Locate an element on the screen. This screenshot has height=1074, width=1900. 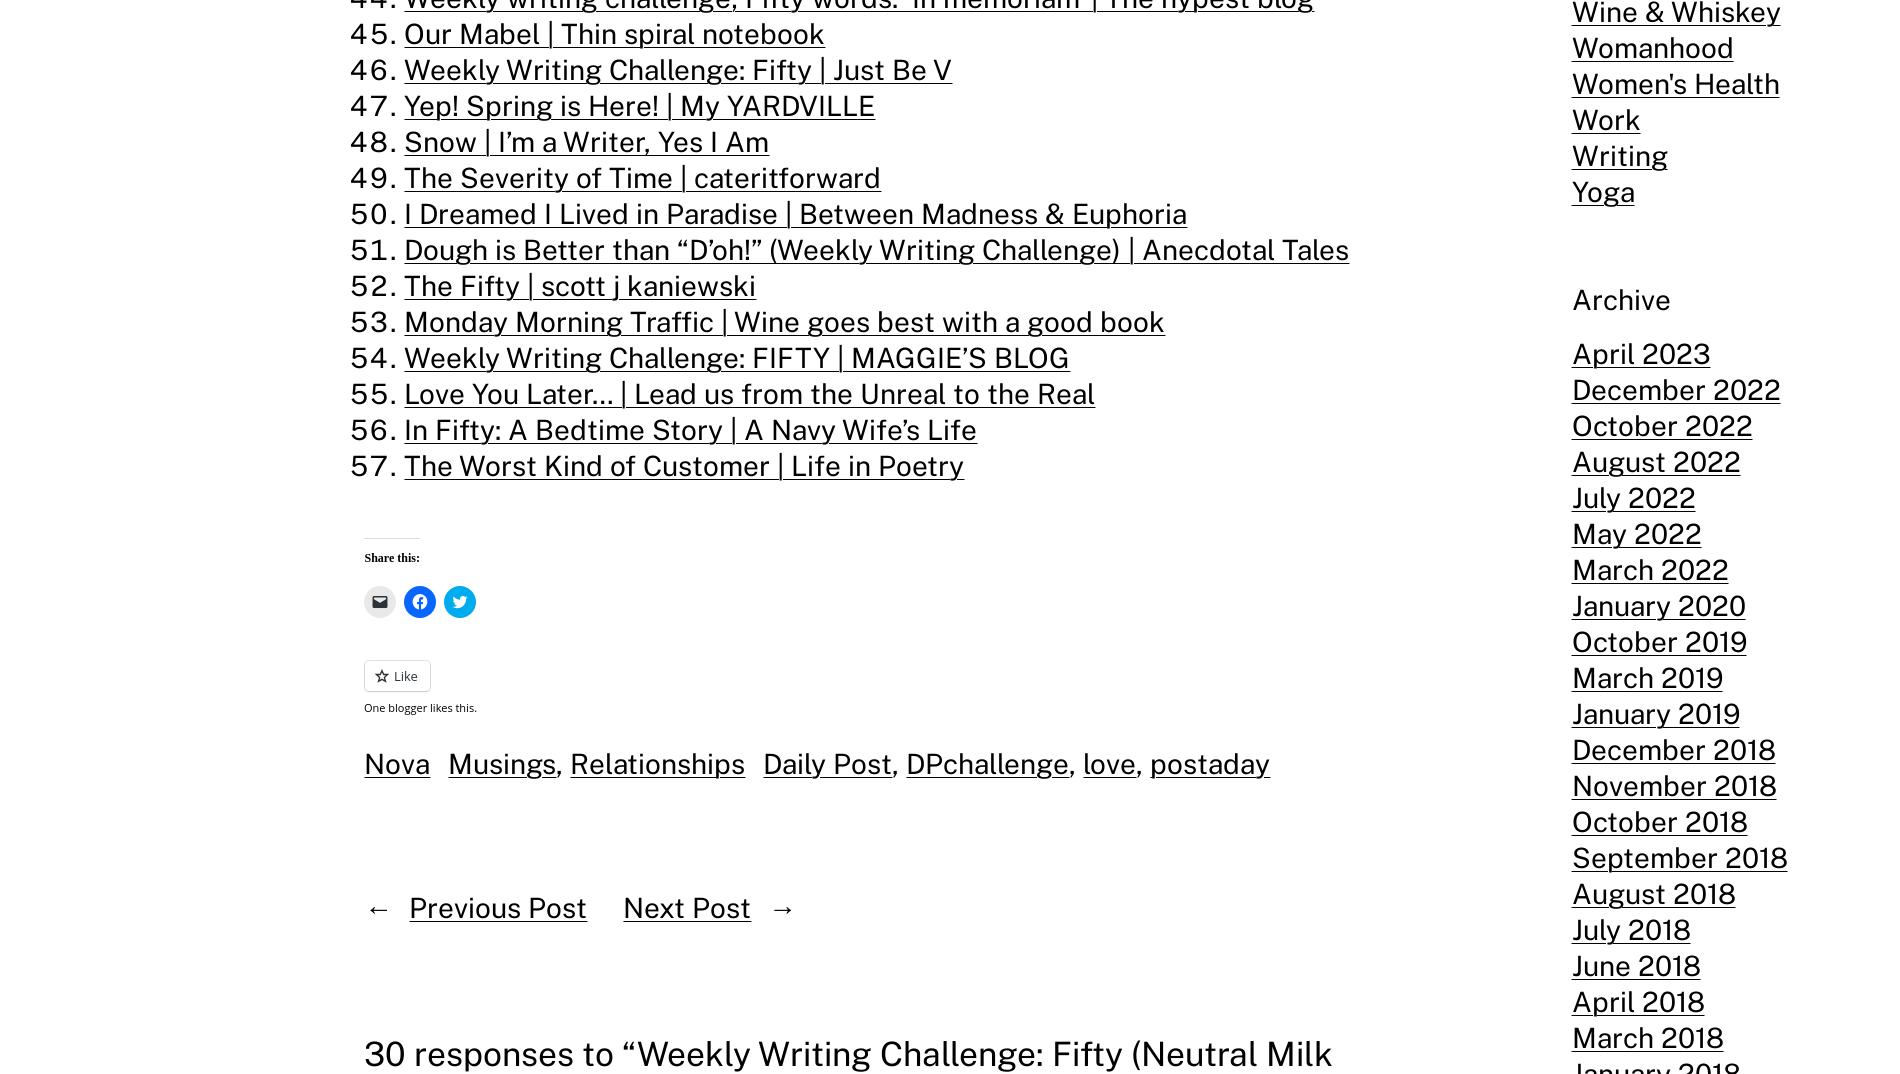
'postaday' is located at coordinates (1150, 761).